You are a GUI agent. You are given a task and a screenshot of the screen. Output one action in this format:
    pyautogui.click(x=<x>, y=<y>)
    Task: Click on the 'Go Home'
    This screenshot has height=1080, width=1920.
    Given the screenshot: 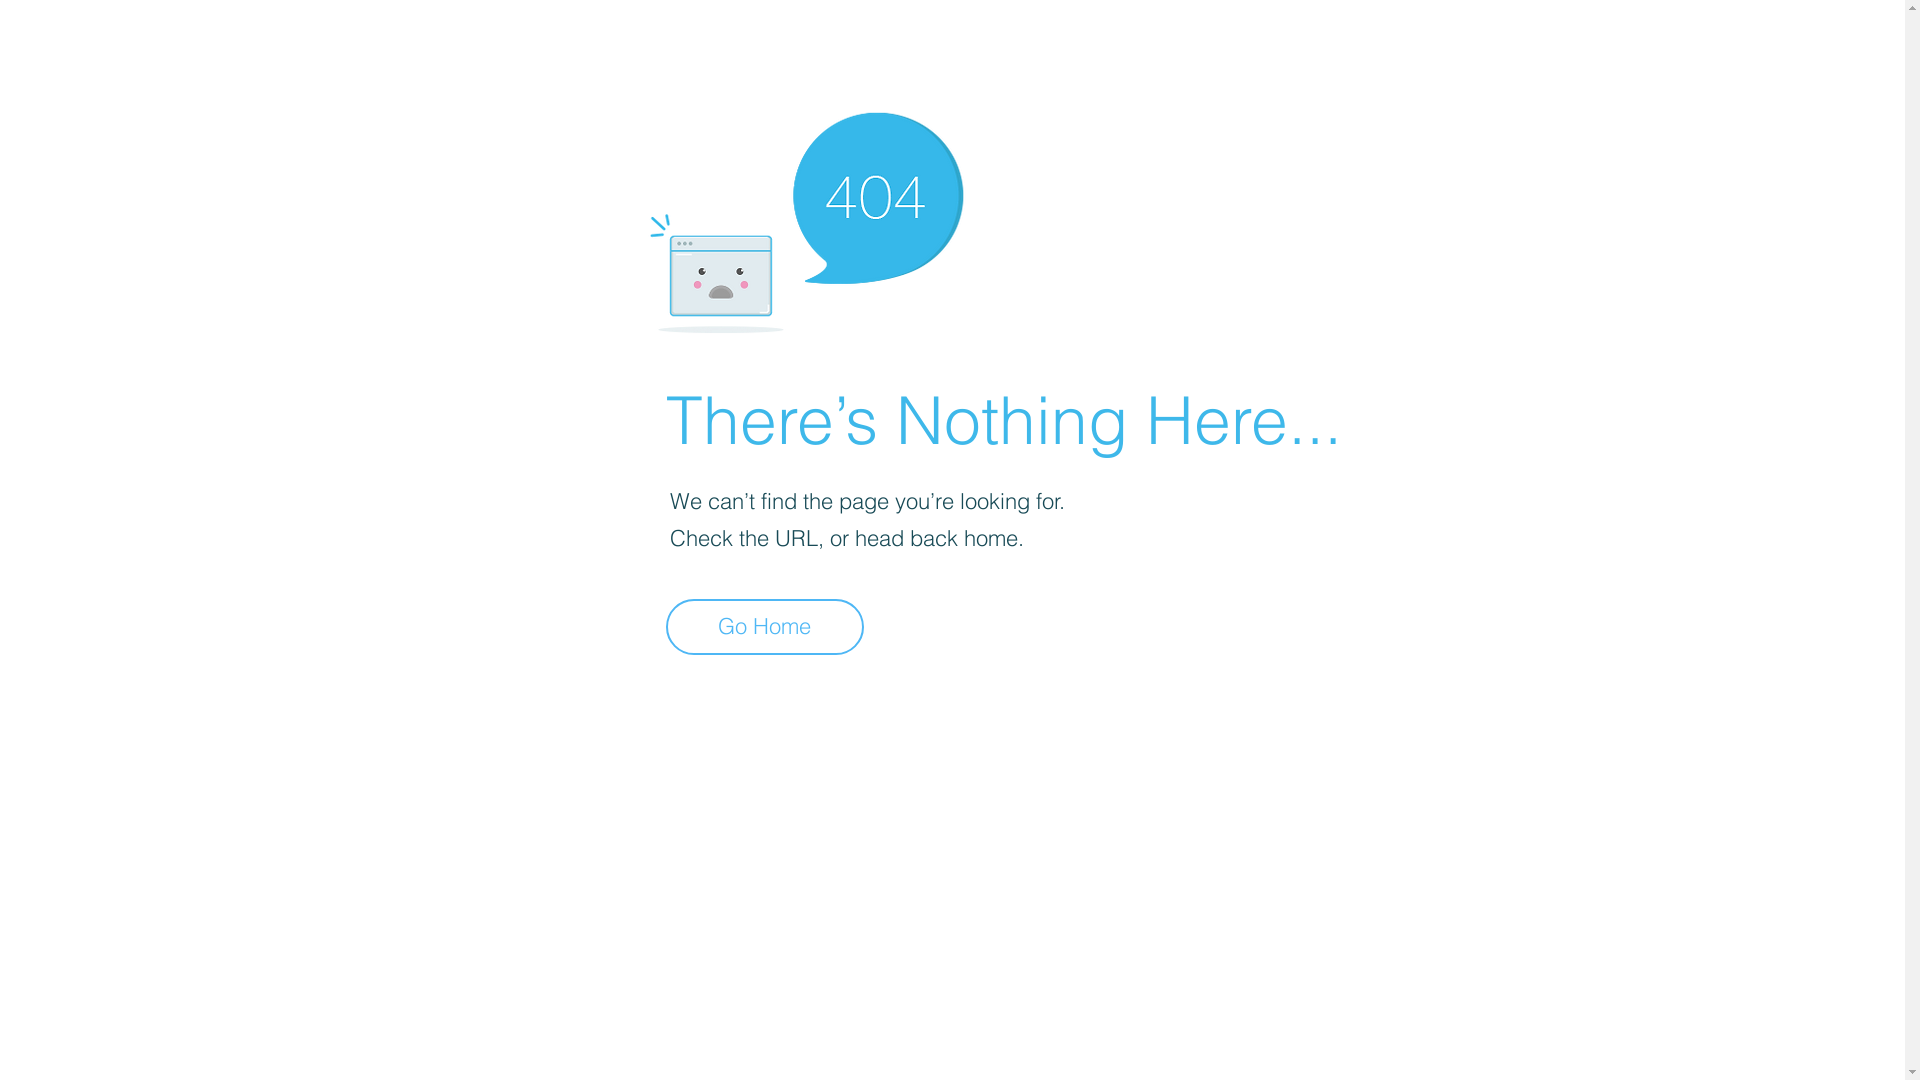 What is the action you would take?
    pyautogui.click(x=763, y=626)
    